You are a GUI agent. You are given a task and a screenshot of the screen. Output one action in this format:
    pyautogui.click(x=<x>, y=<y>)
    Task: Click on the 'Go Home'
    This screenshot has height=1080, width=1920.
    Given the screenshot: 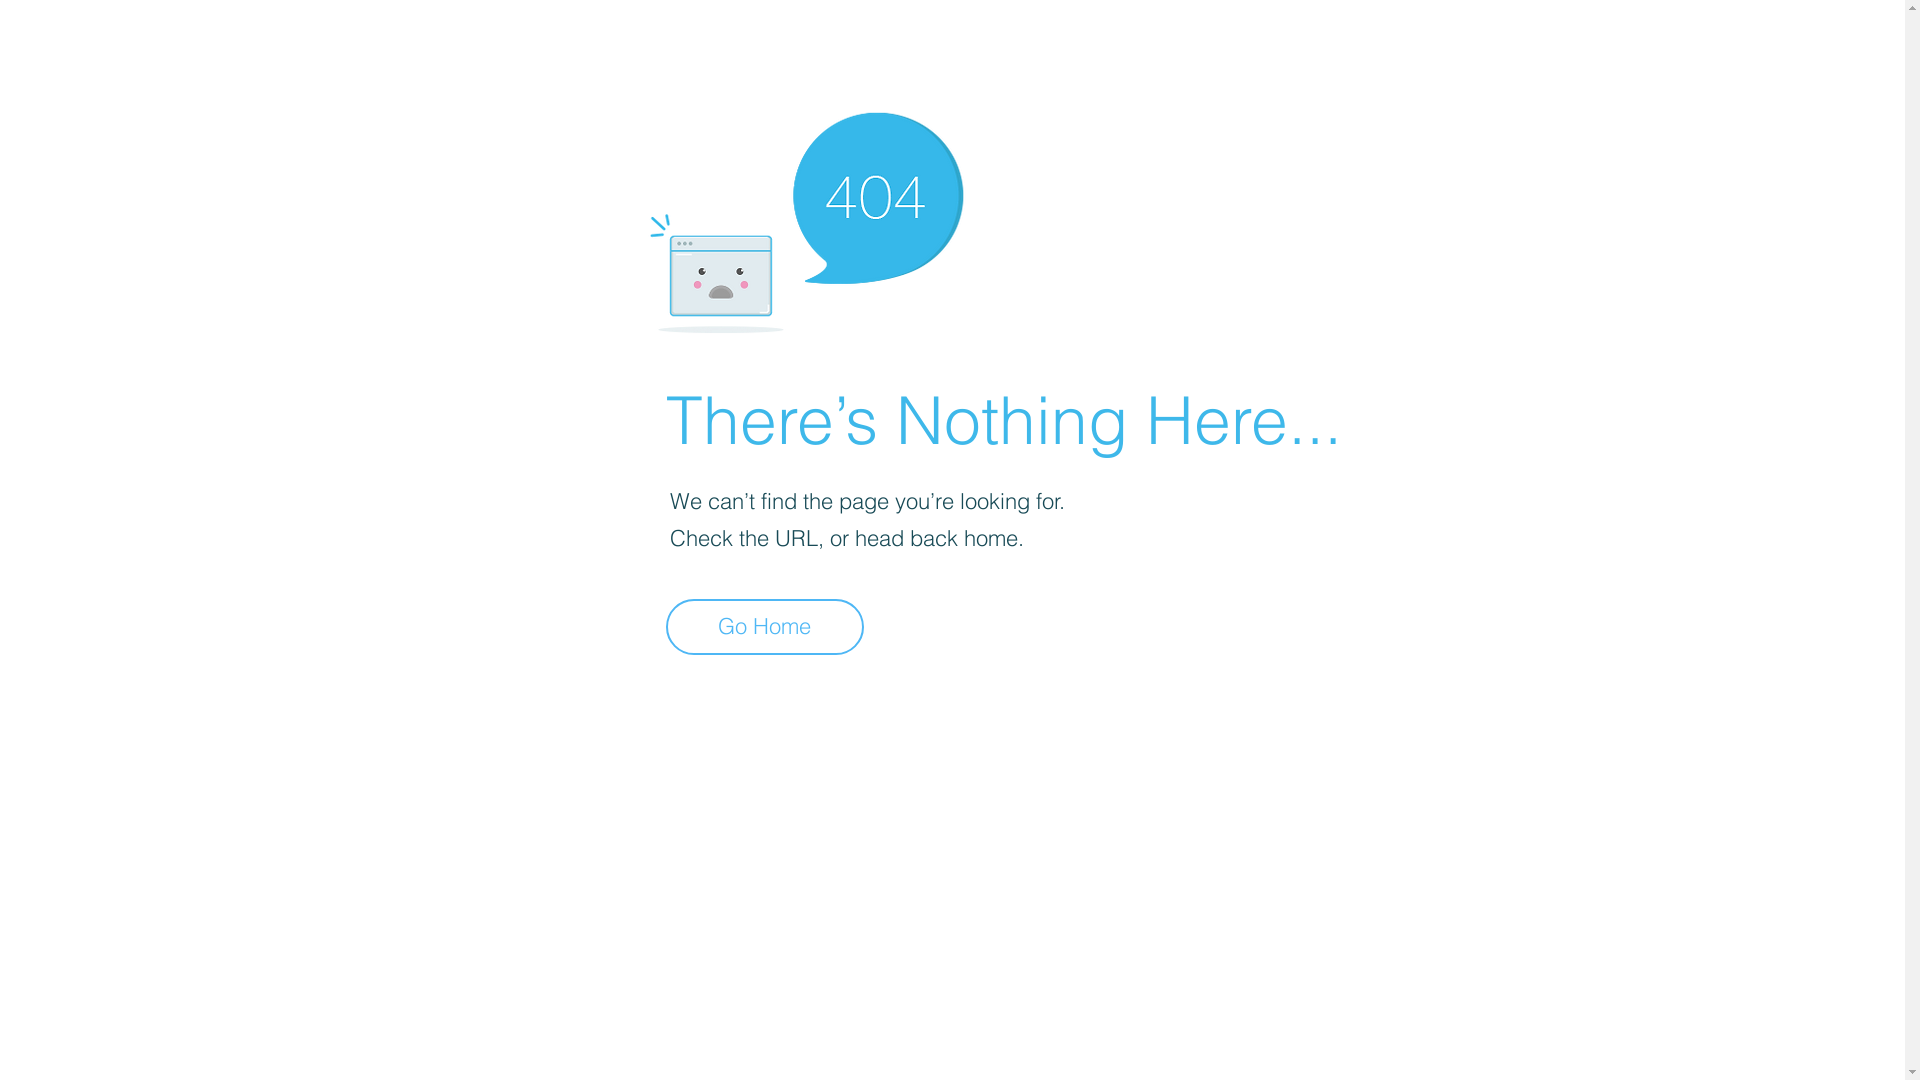 What is the action you would take?
    pyautogui.click(x=763, y=626)
    